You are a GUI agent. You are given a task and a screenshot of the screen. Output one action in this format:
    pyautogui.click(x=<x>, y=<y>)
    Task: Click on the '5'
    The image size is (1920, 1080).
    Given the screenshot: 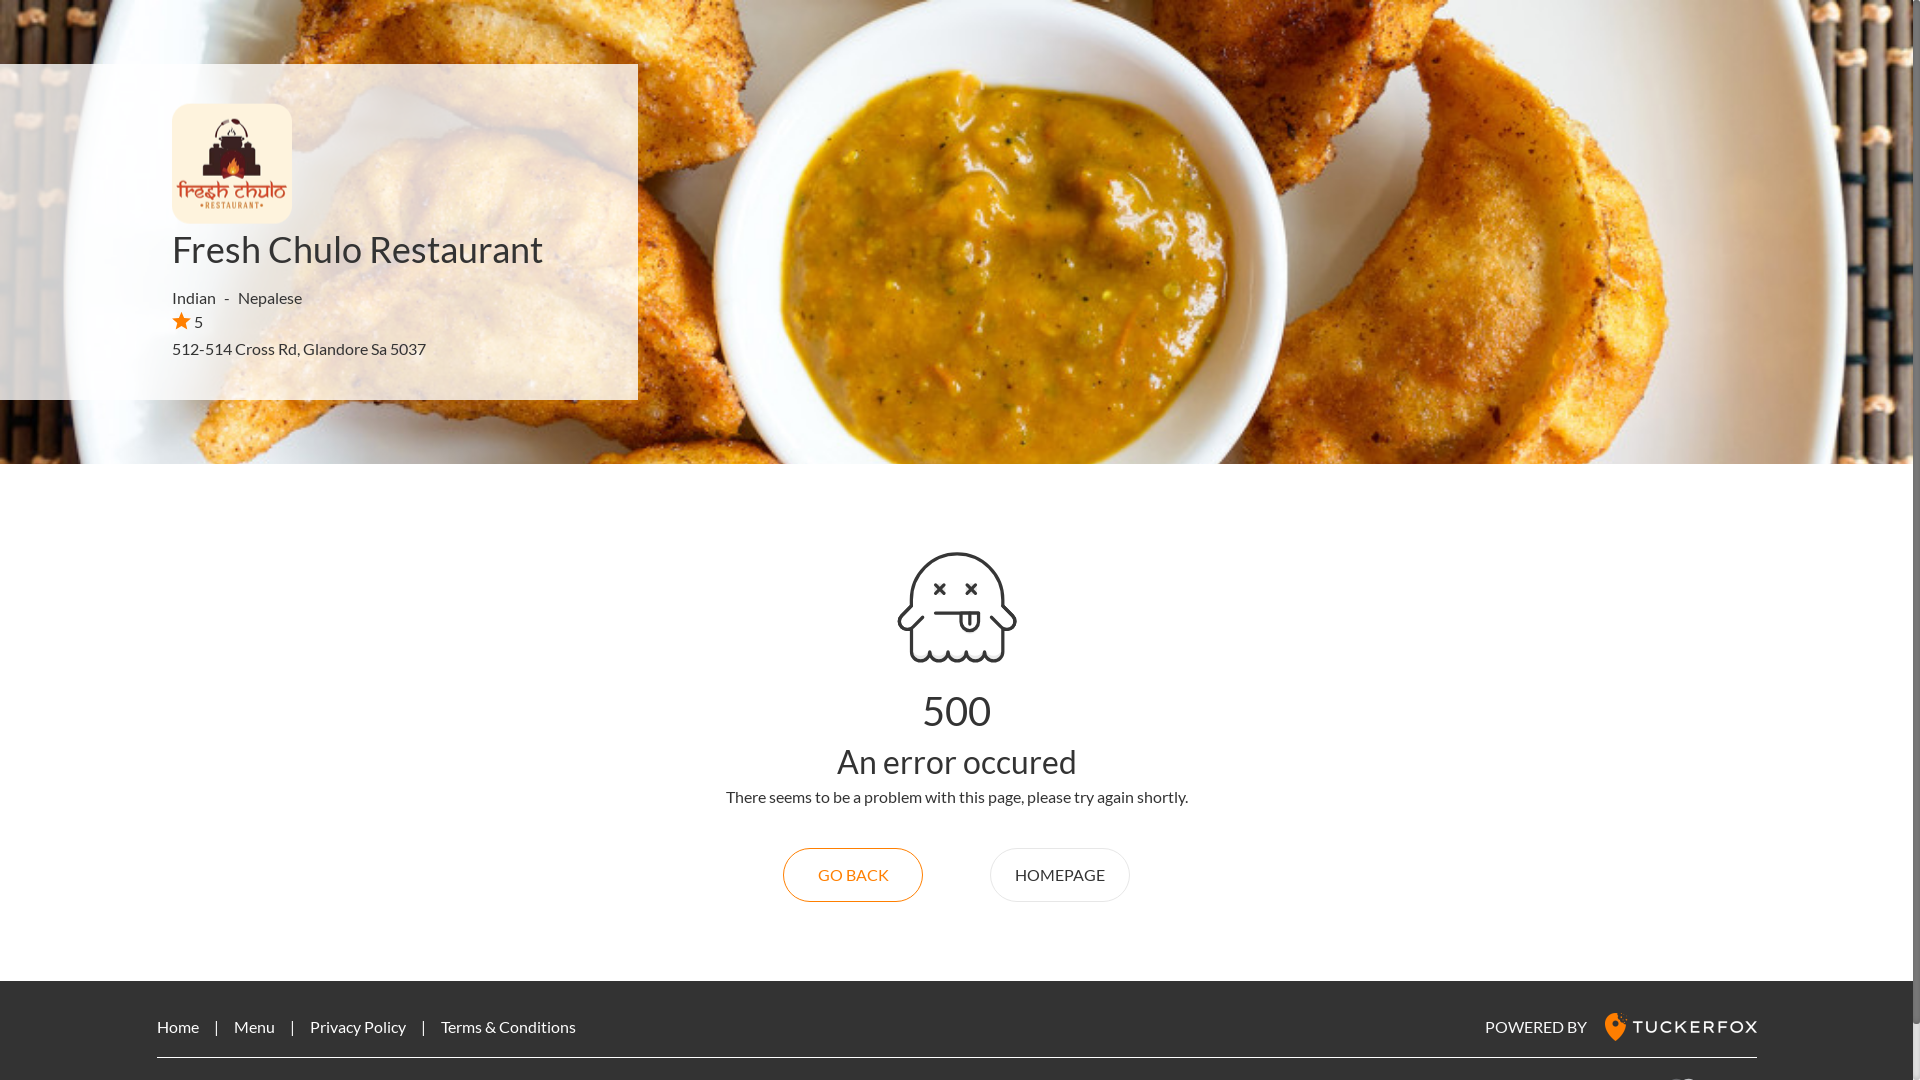 What is the action you would take?
    pyautogui.click(x=172, y=320)
    